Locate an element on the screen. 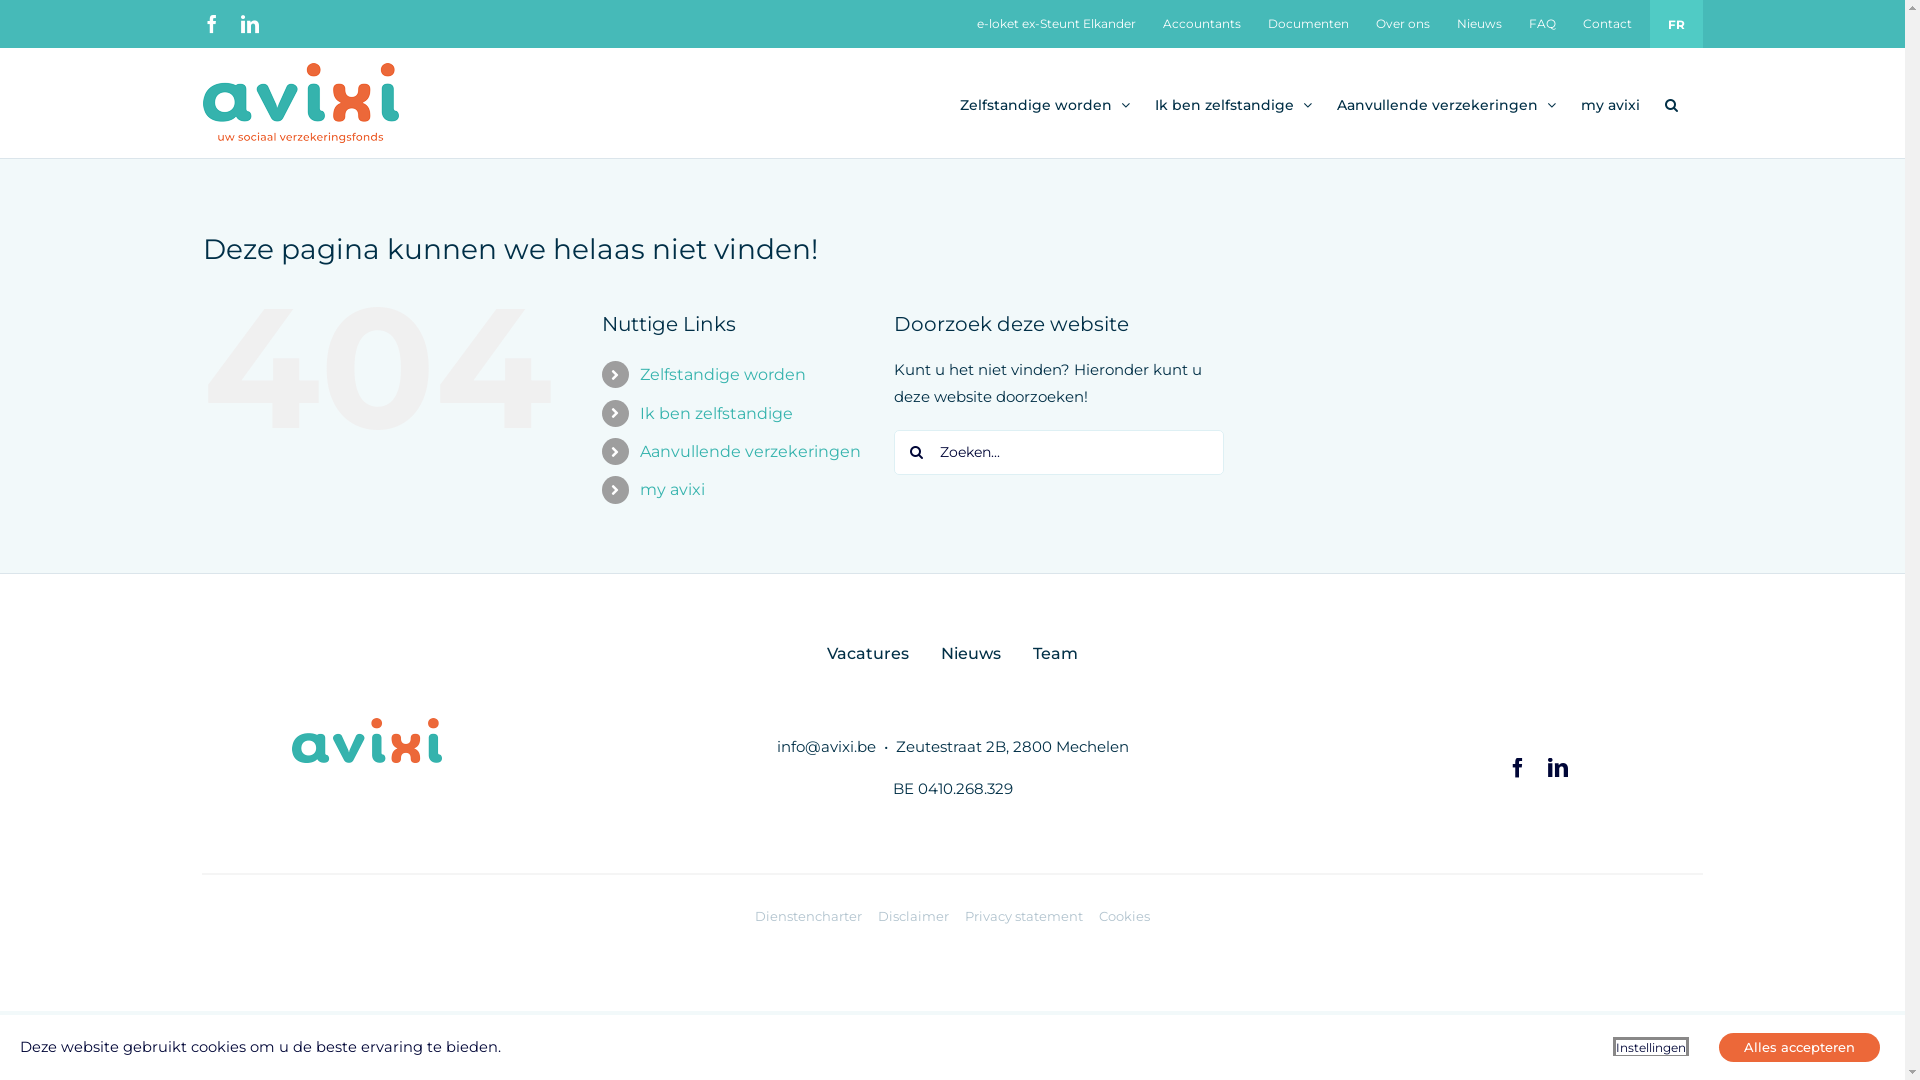  'Zelfstandige worden' is located at coordinates (722, 374).